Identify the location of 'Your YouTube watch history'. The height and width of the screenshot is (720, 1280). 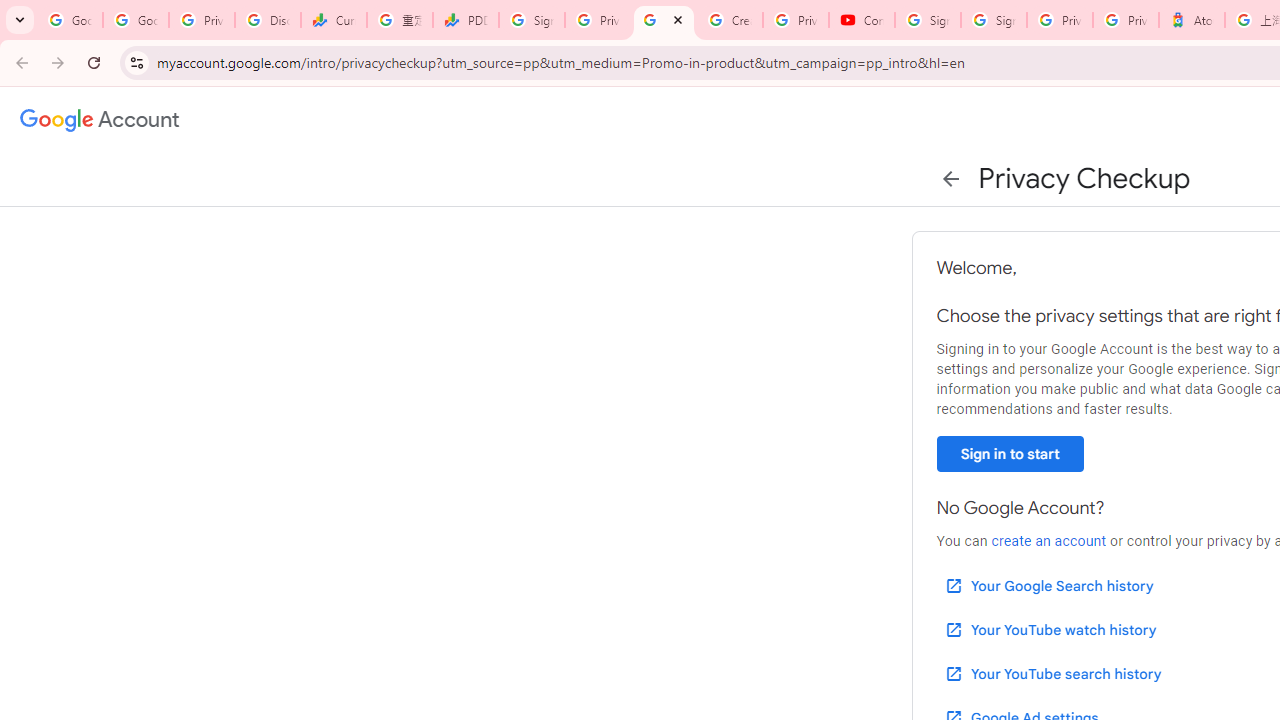
(1049, 630).